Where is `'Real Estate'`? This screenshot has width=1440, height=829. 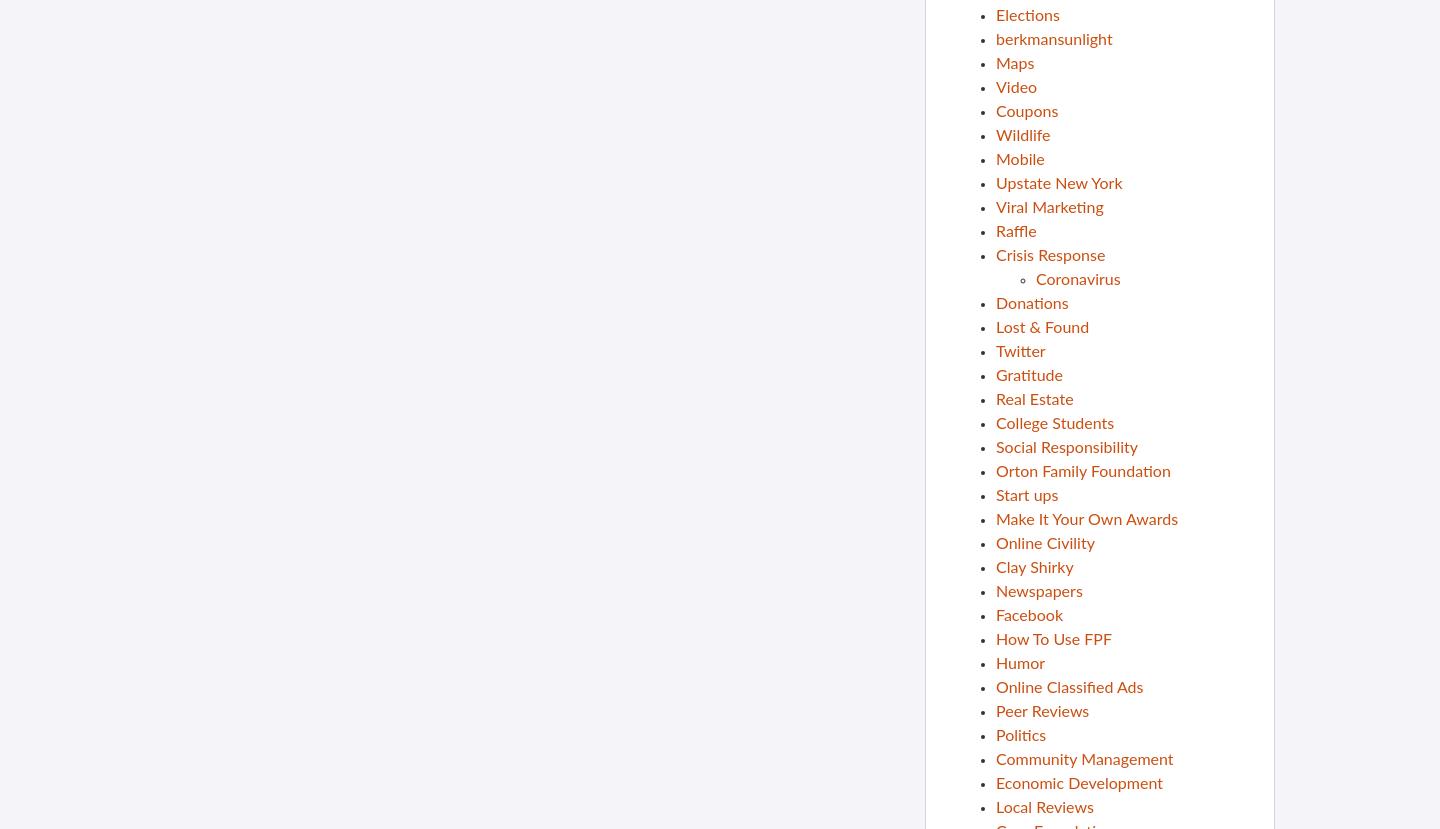
'Real Estate' is located at coordinates (995, 398).